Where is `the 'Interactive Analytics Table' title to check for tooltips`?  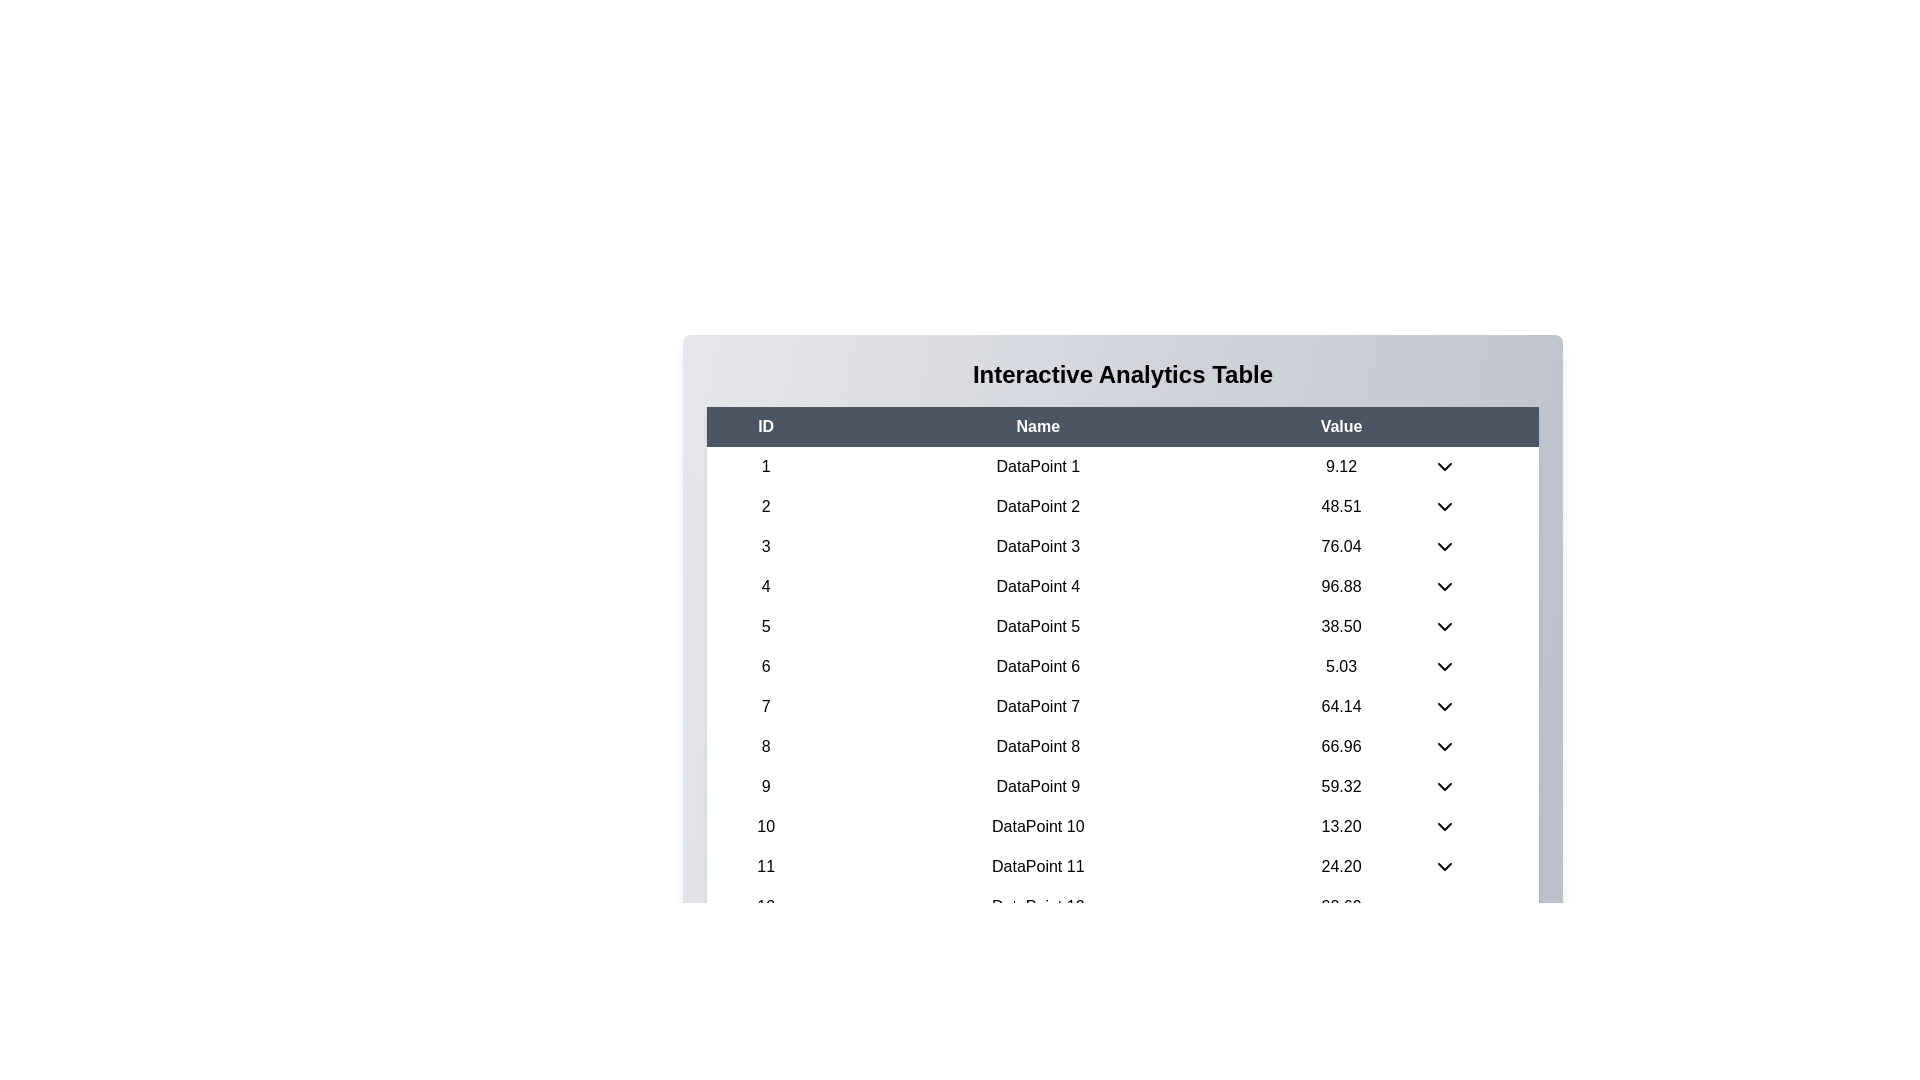 the 'Interactive Analytics Table' title to check for tooltips is located at coordinates (1123, 374).